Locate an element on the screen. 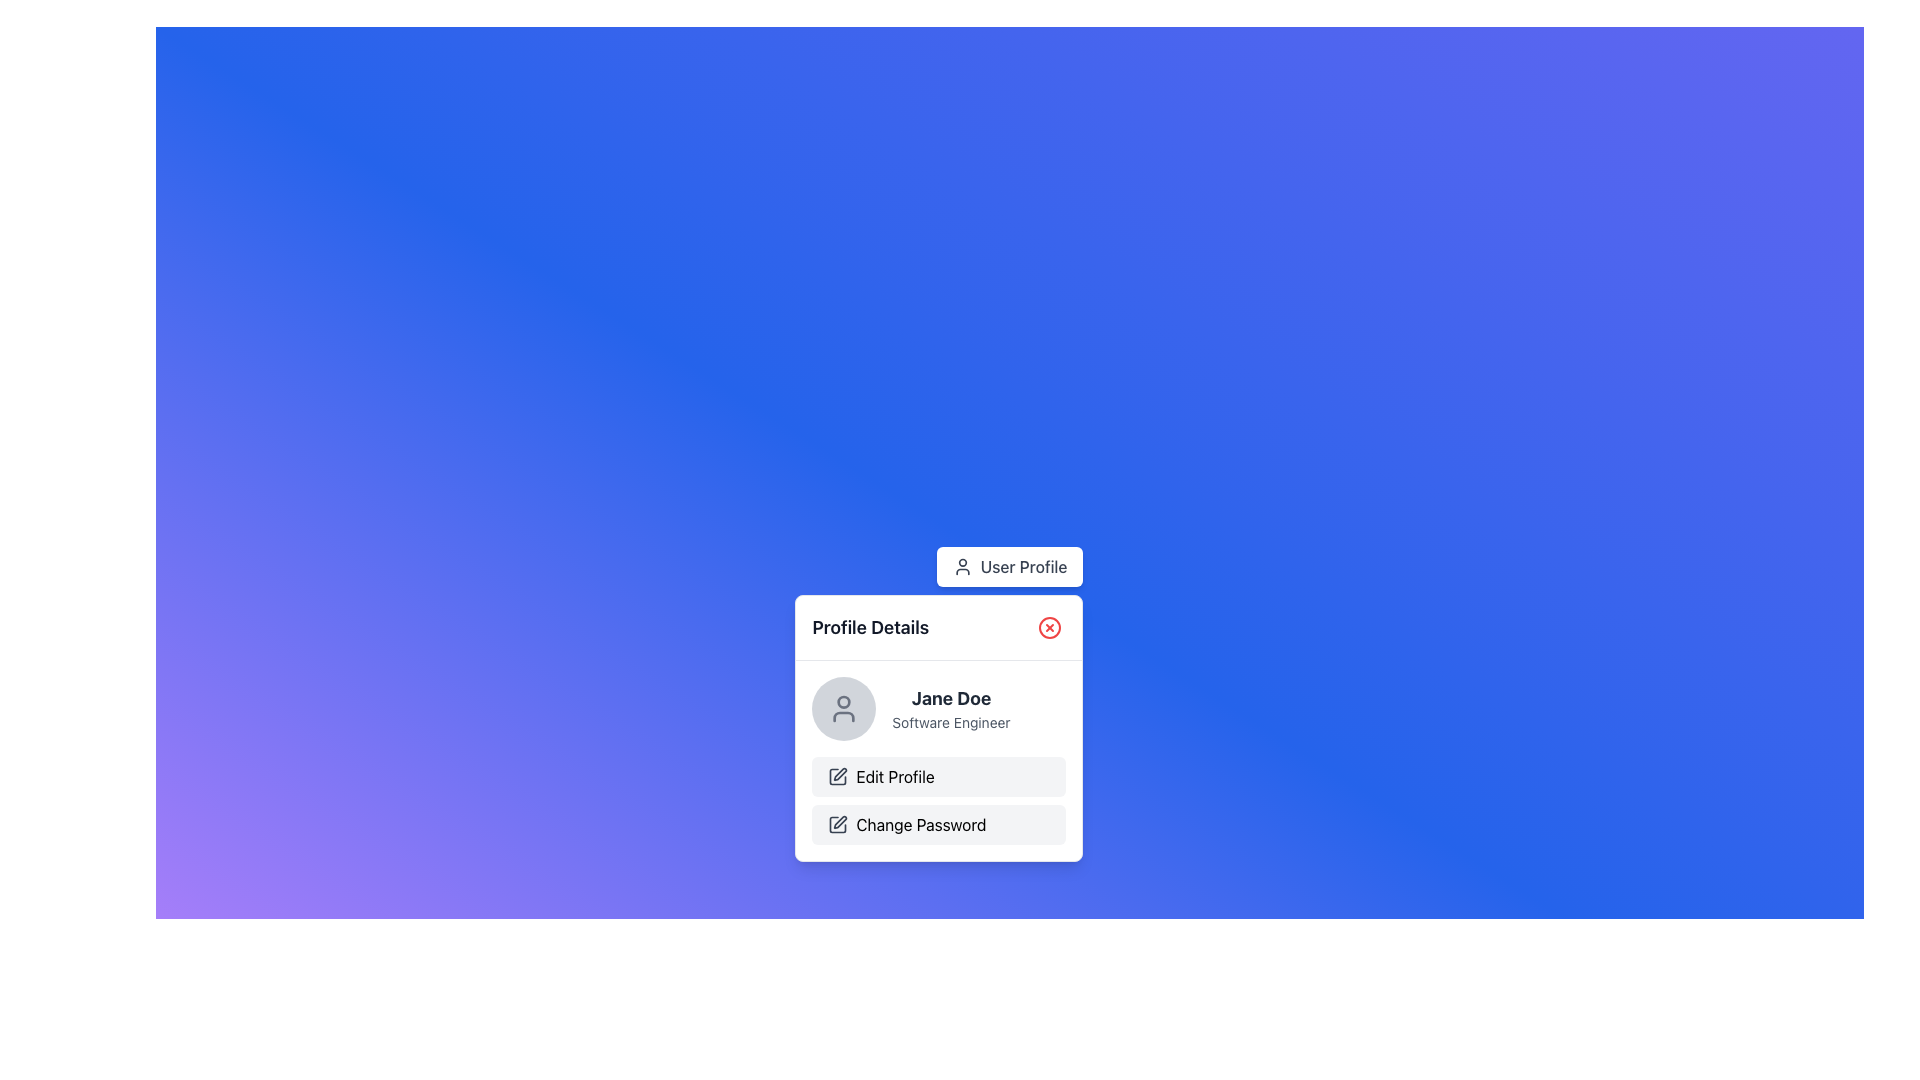  the pen icon representing the editing feature located to the left of the 'Edit Profile' button for tooltip or highlight is located at coordinates (840, 773).